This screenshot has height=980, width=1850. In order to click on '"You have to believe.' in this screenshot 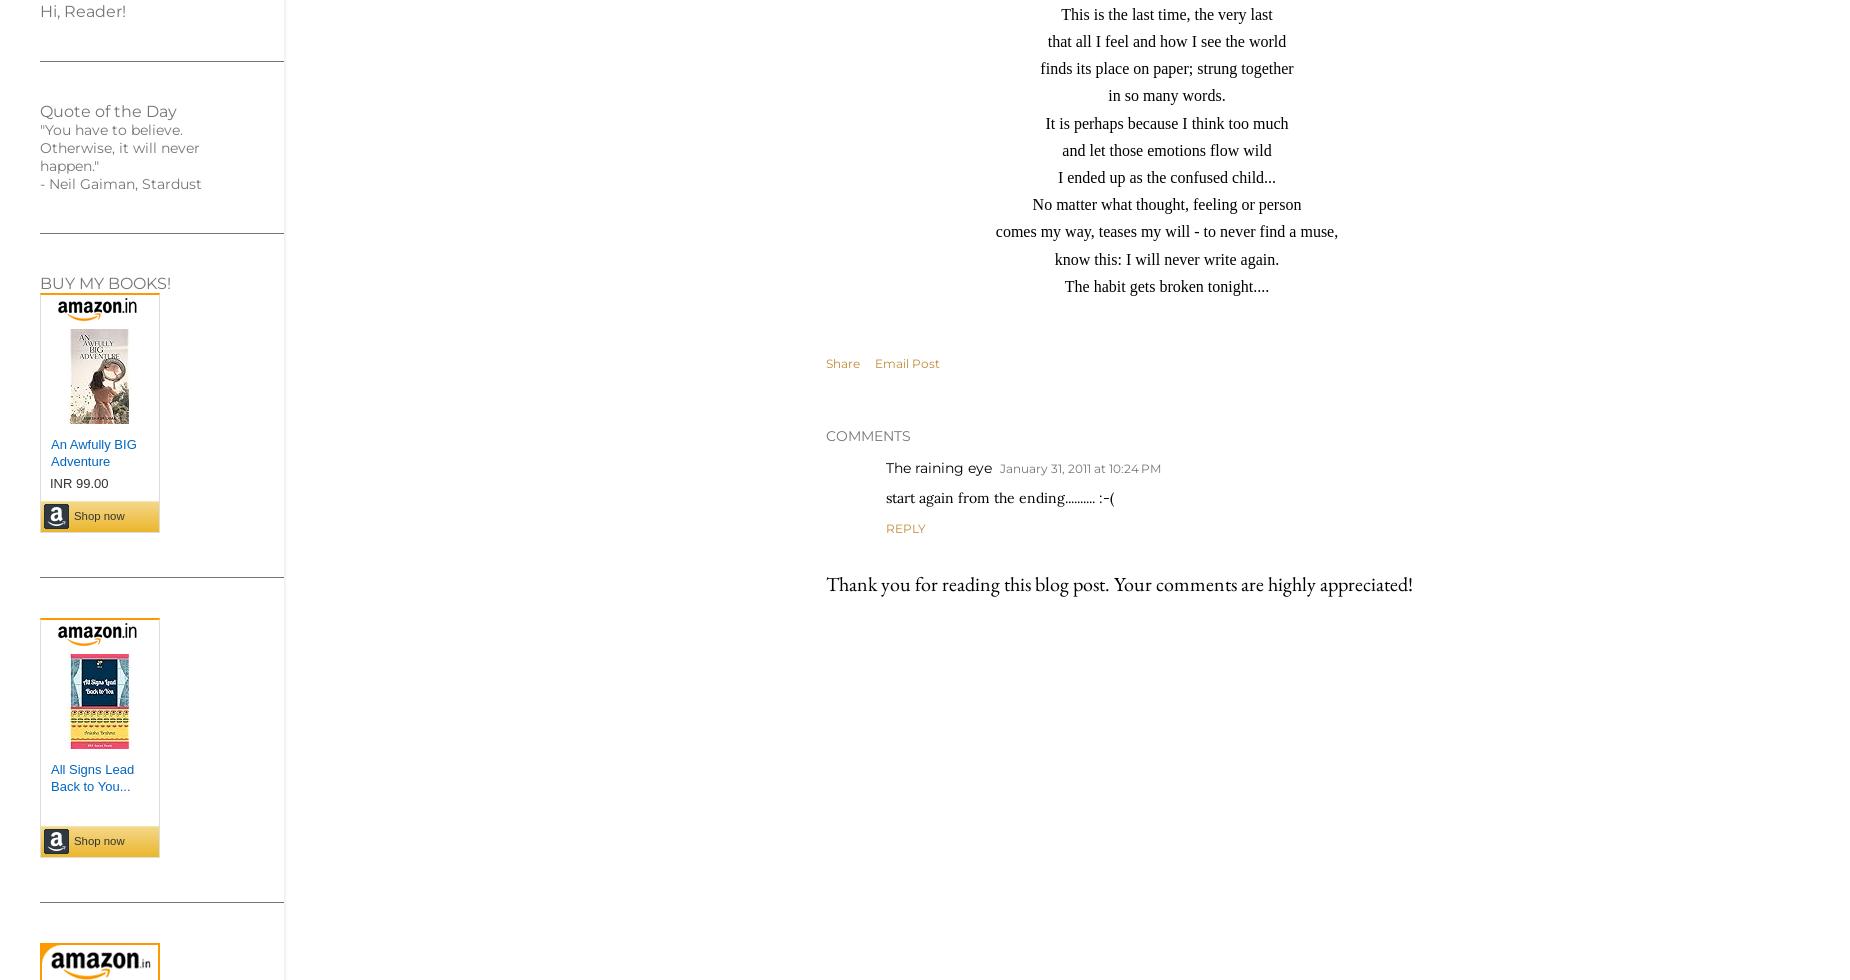, I will do `click(110, 130)`.